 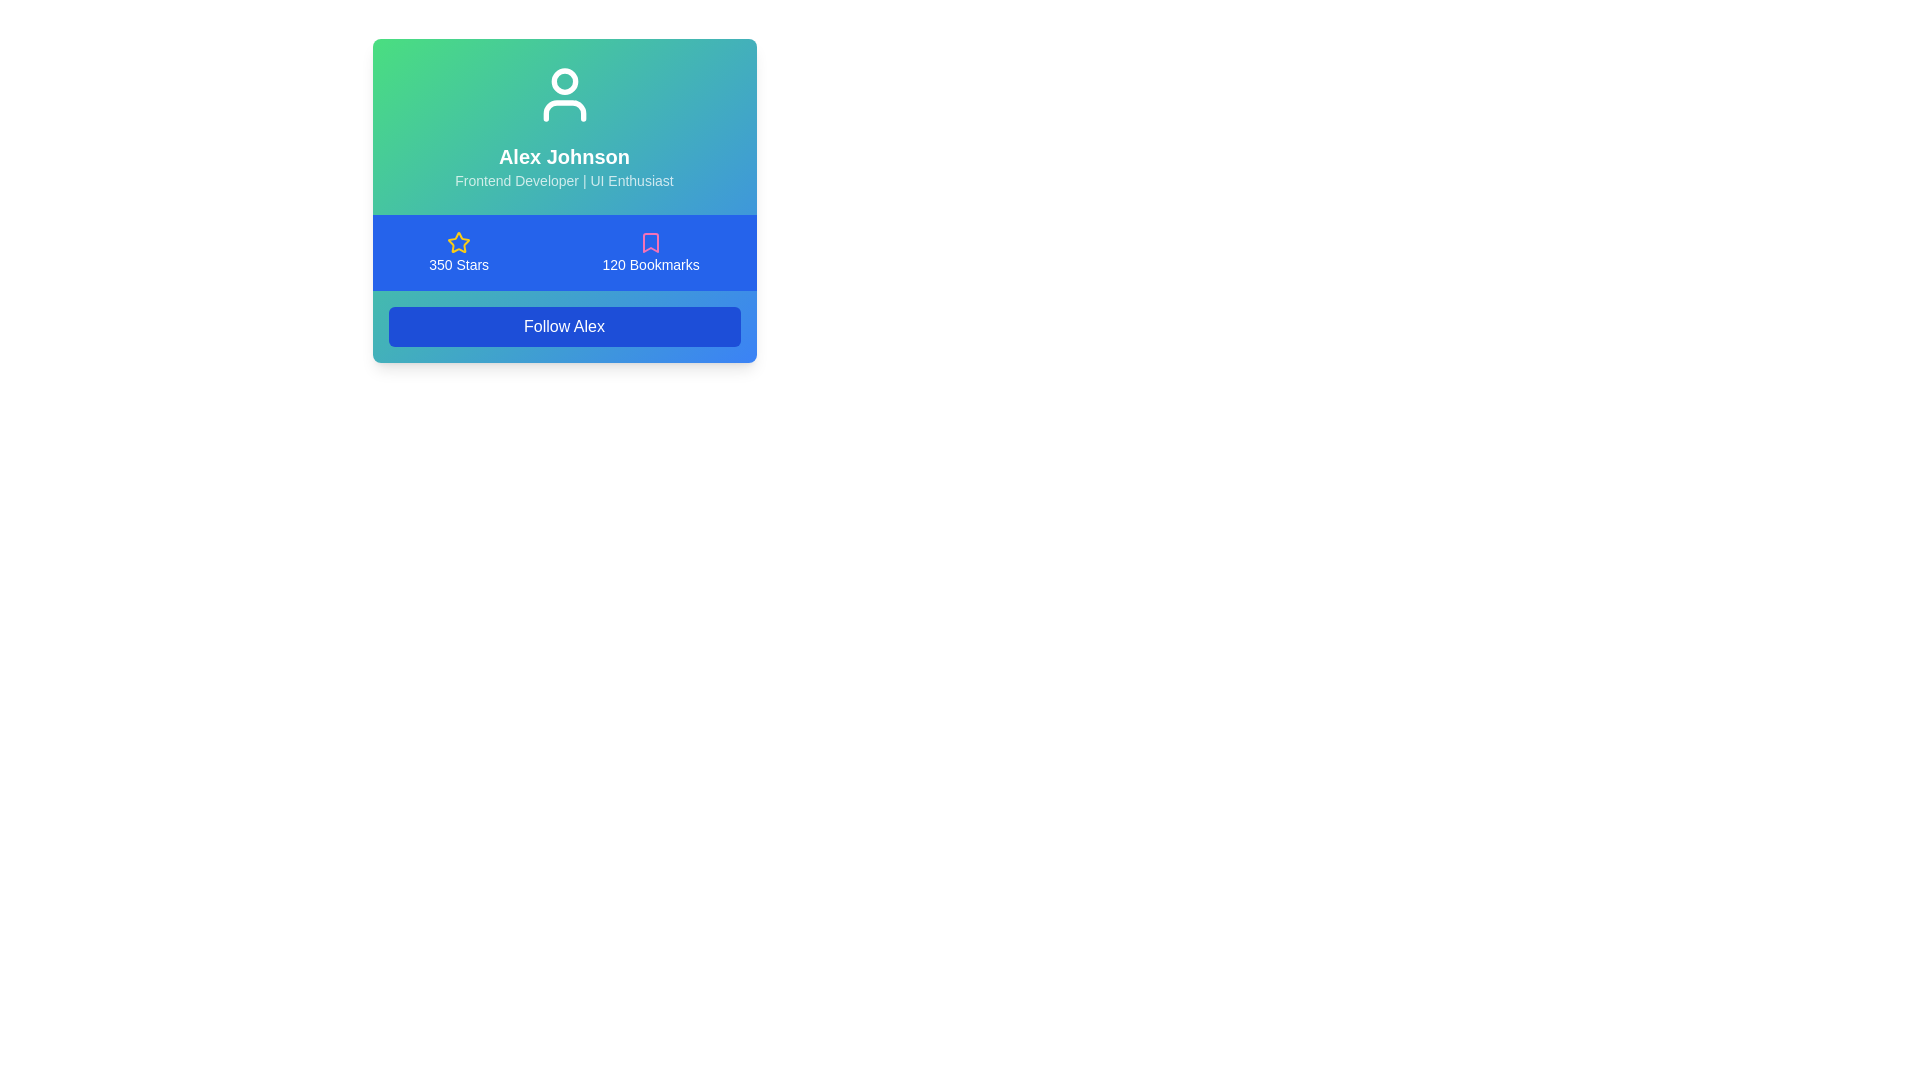 What do you see at coordinates (458, 241) in the screenshot?
I see `the first star icon representing '350 Stars' in the blue section` at bounding box center [458, 241].